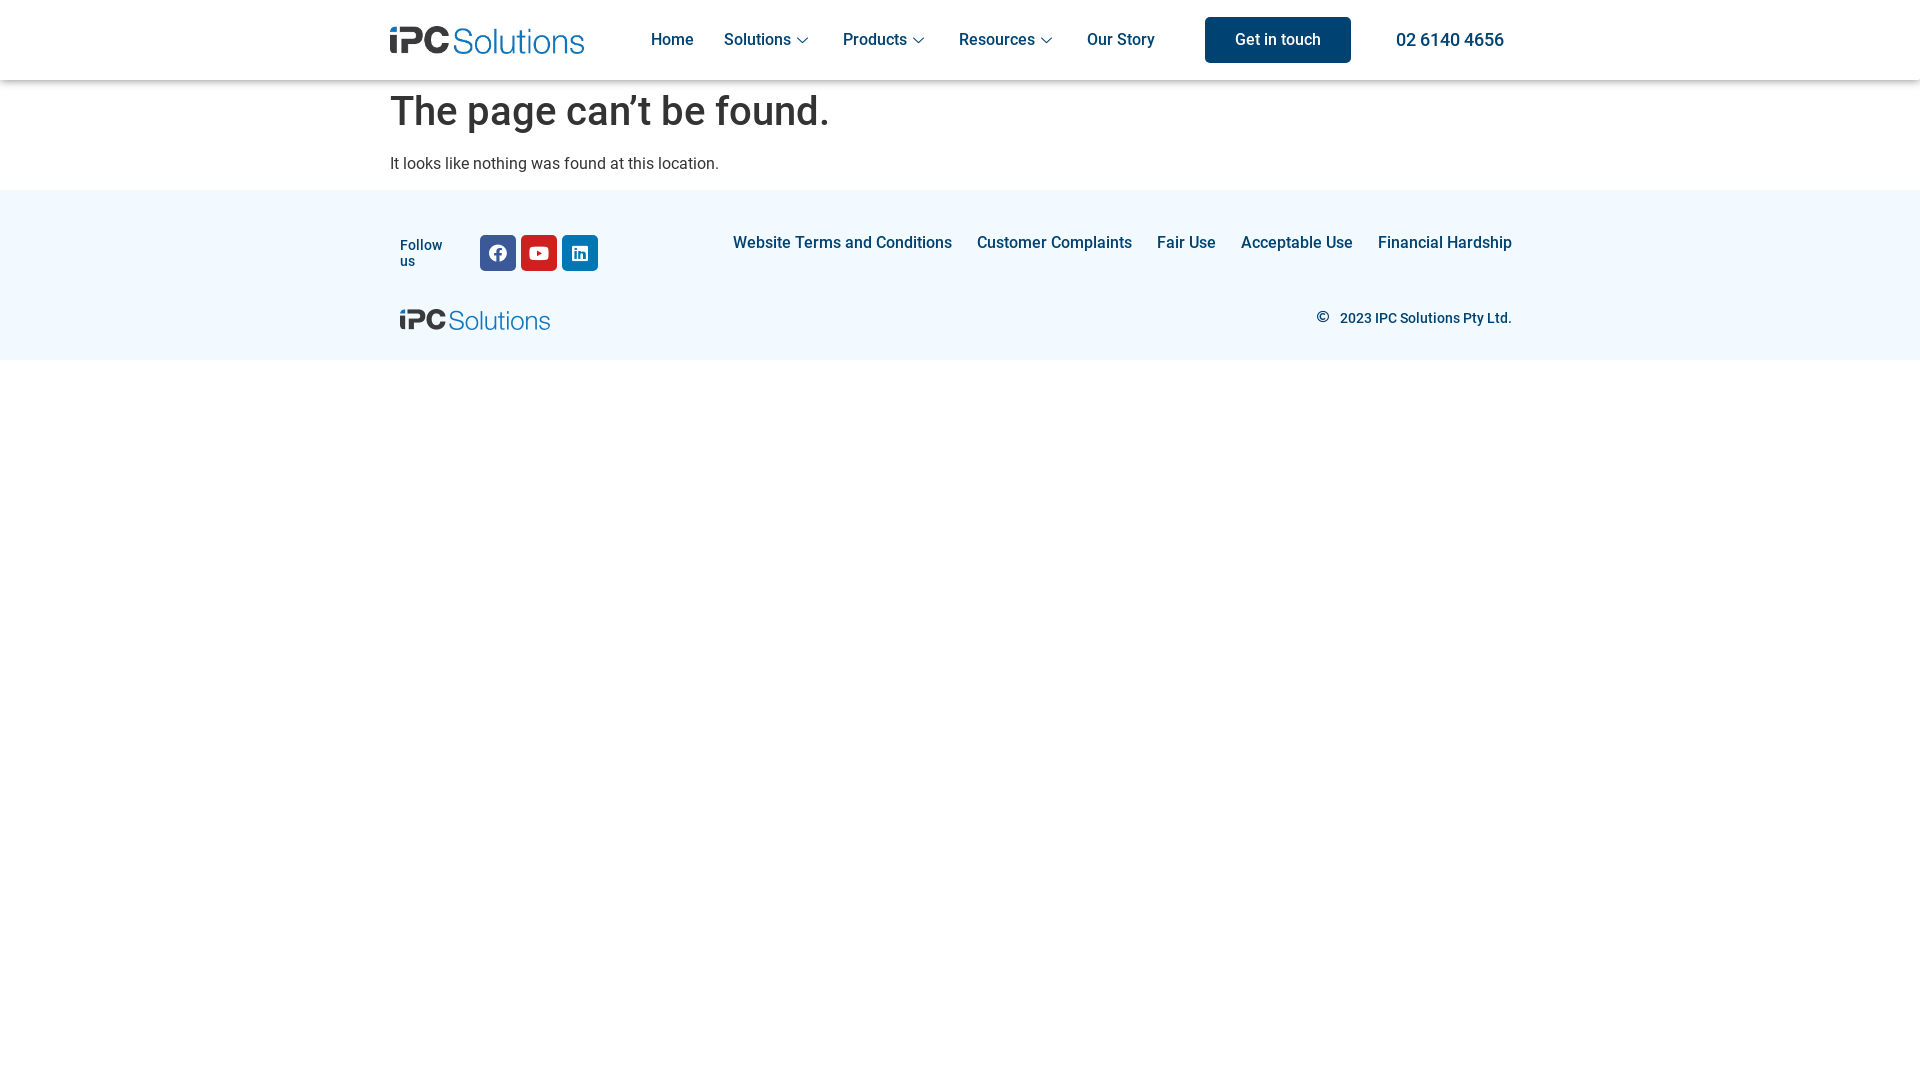 The image size is (1920, 1080). What do you see at coordinates (1444, 242) in the screenshot?
I see `'Financial Hardship'` at bounding box center [1444, 242].